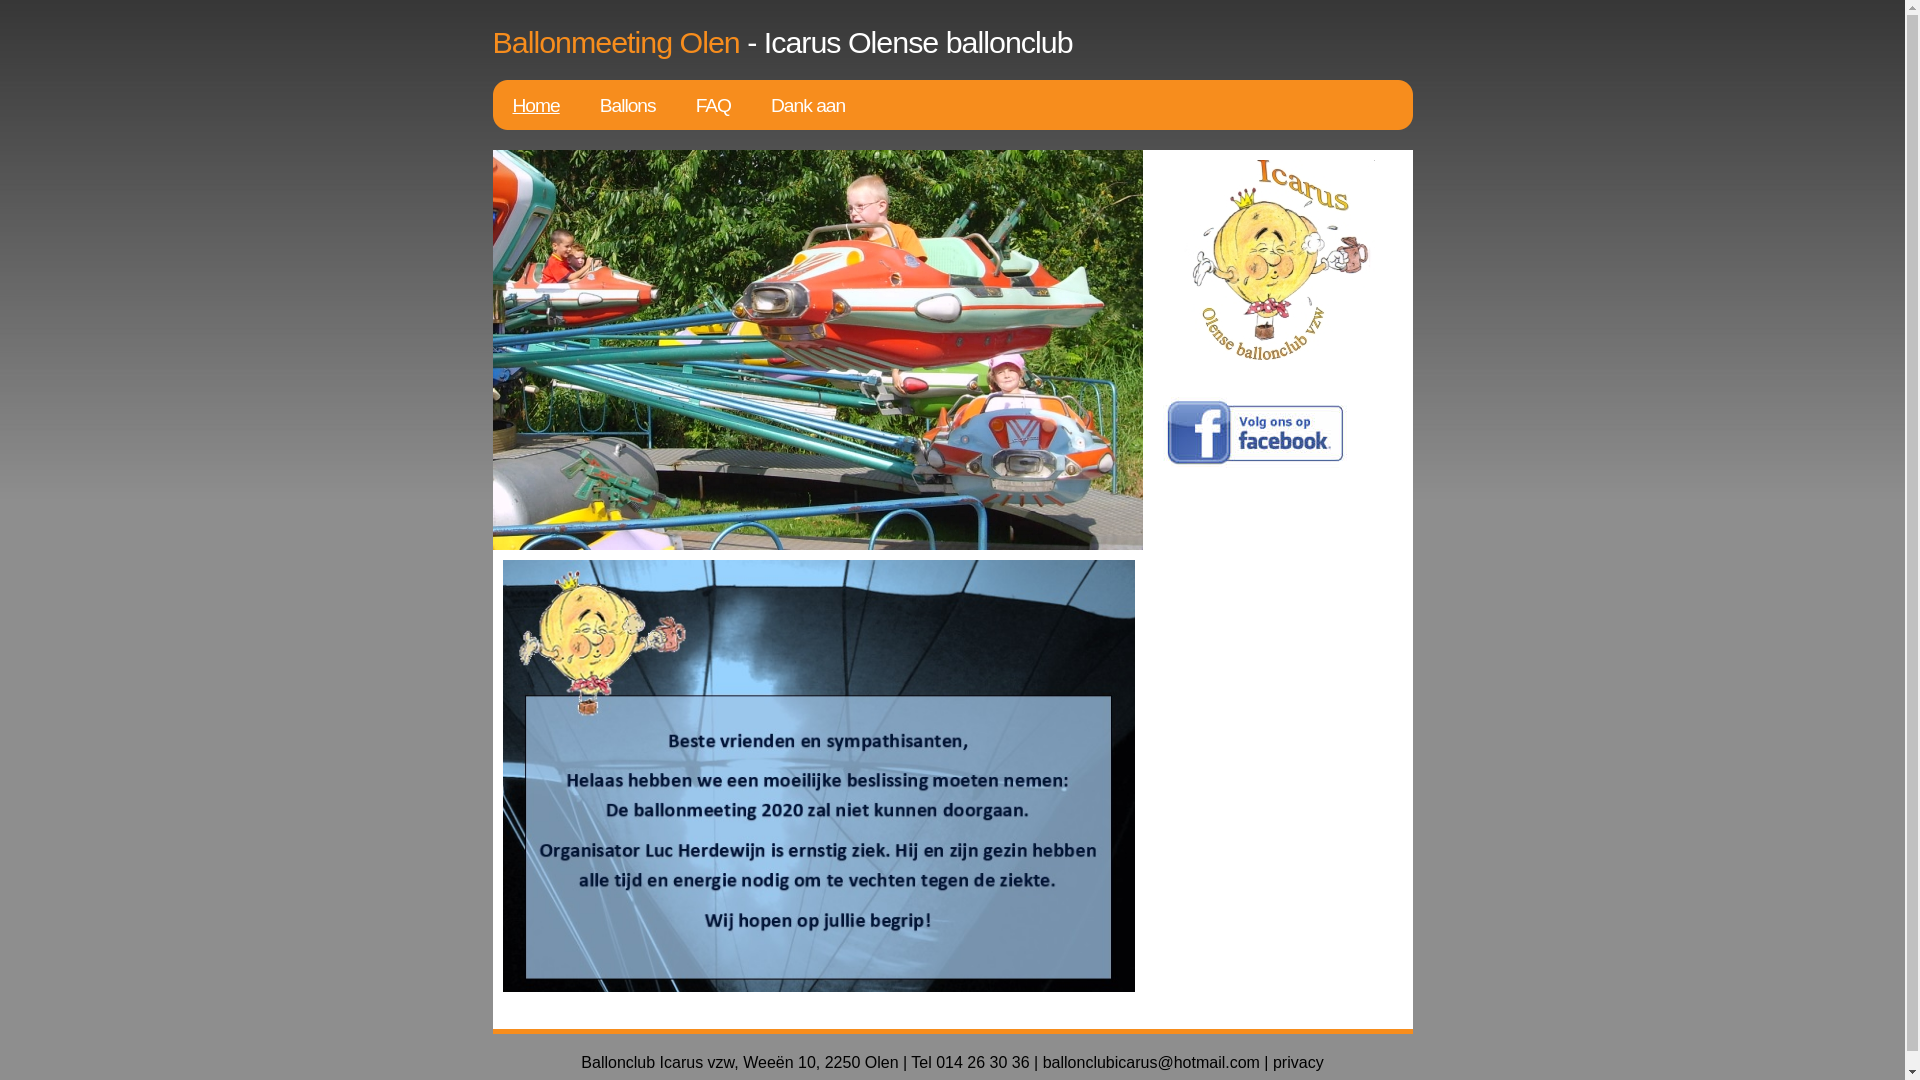 This screenshot has height=1080, width=1920. I want to click on 'Dank aan', so click(807, 104).